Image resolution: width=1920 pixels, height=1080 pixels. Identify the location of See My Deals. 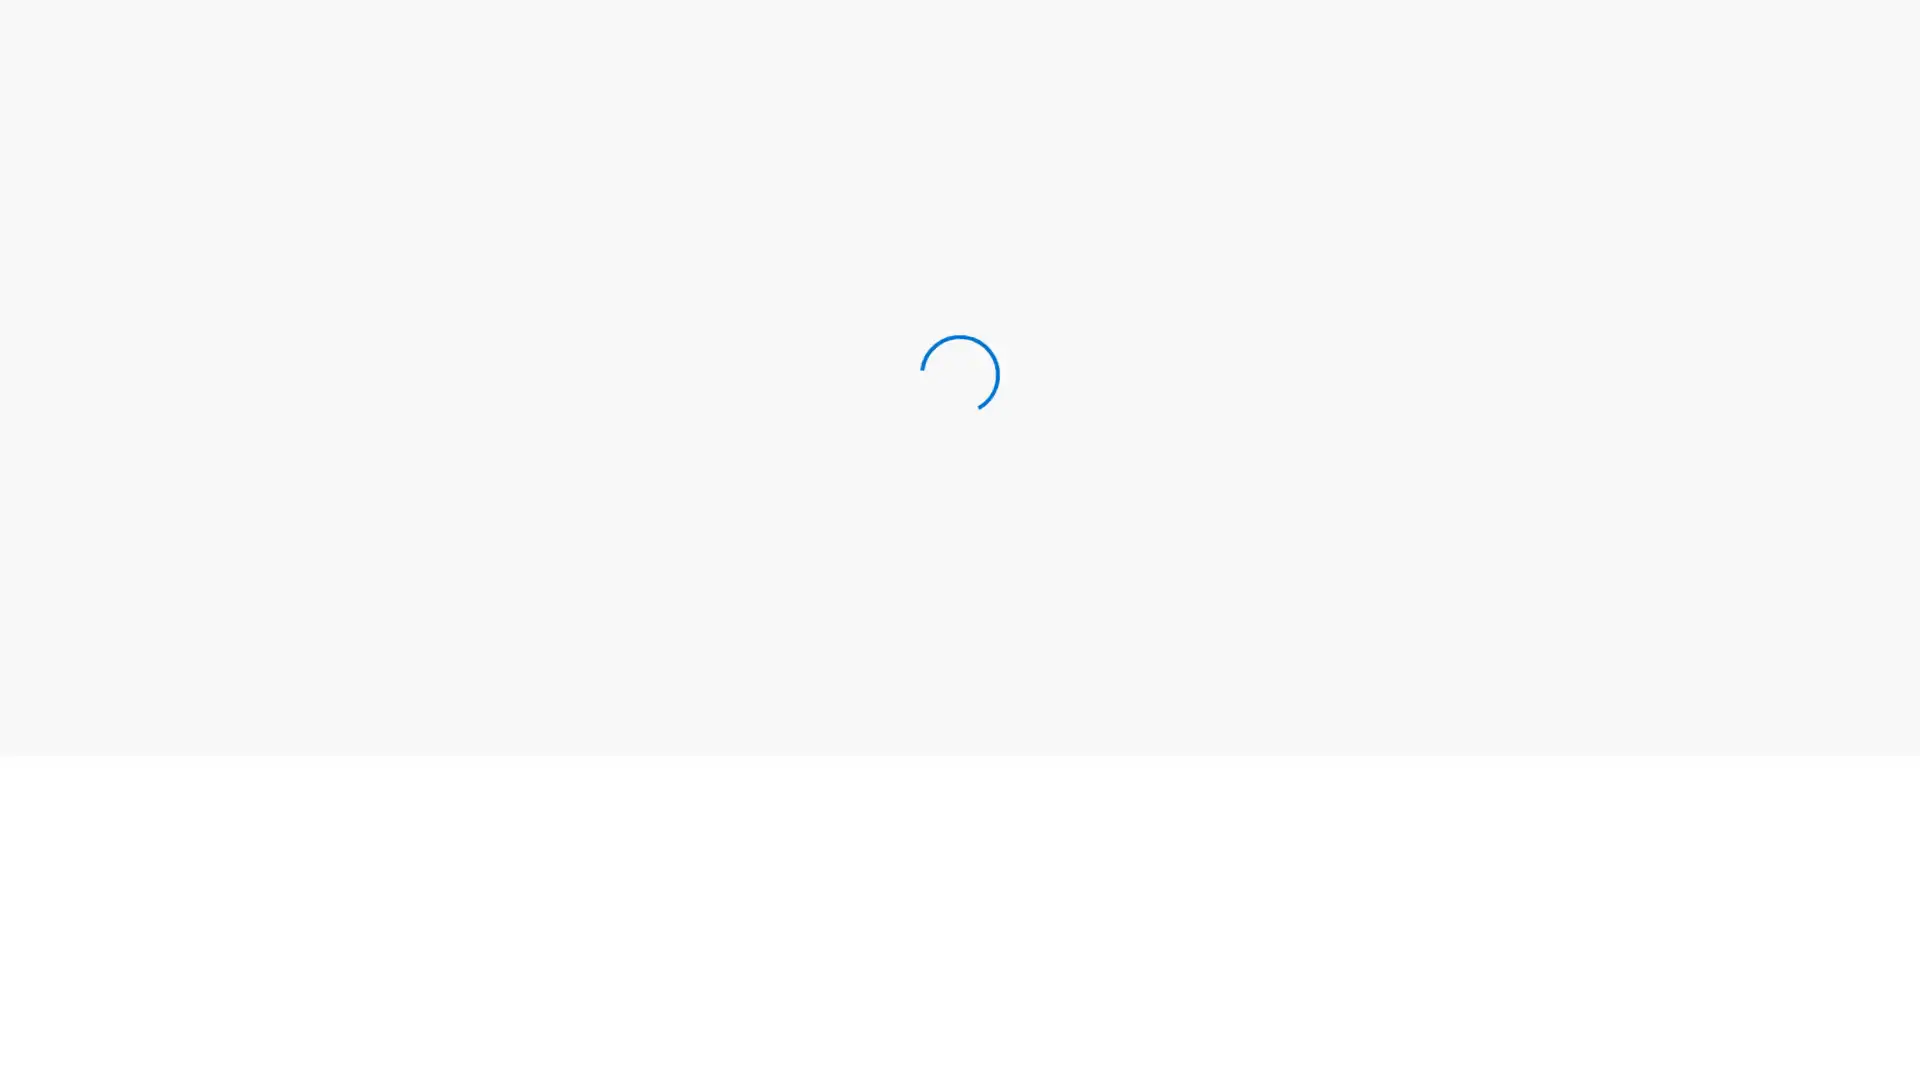
(1112, 784).